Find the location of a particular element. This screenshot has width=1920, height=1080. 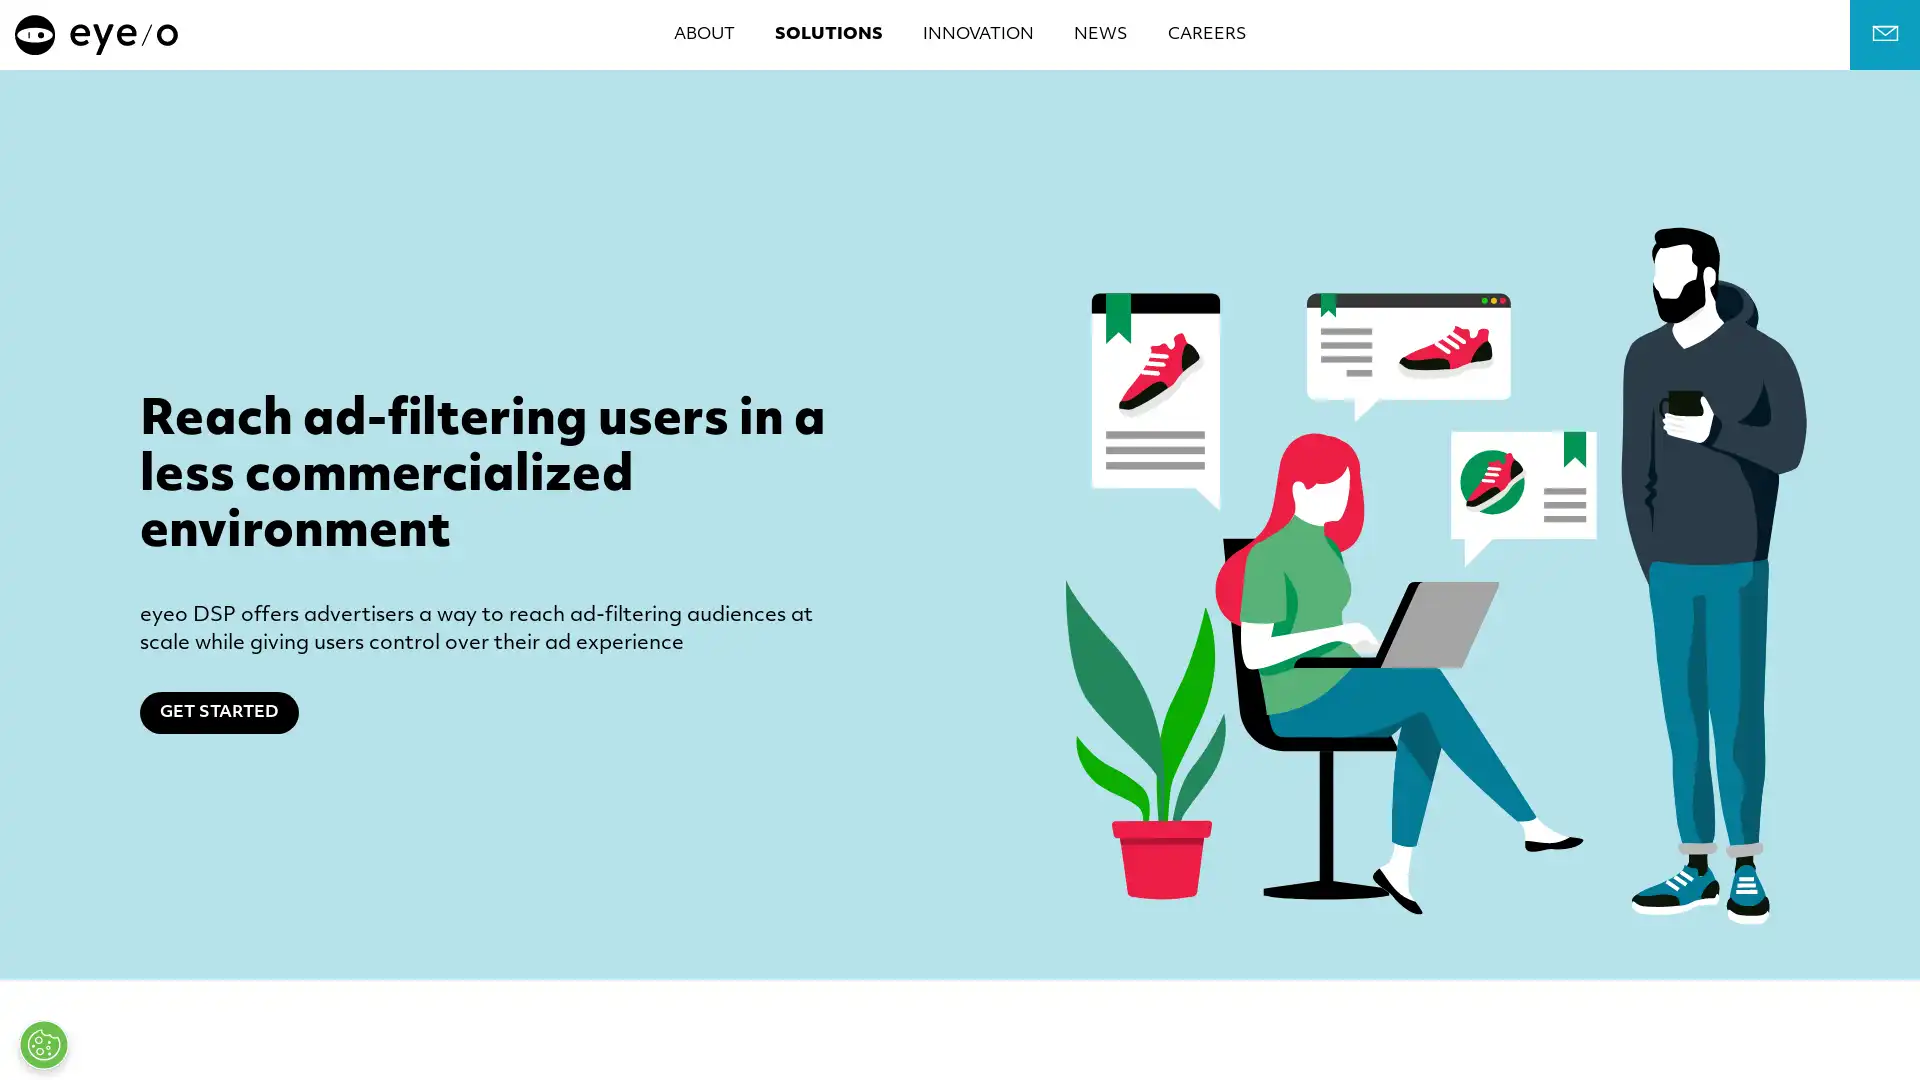

Open Preferences is located at coordinates (43, 1044).